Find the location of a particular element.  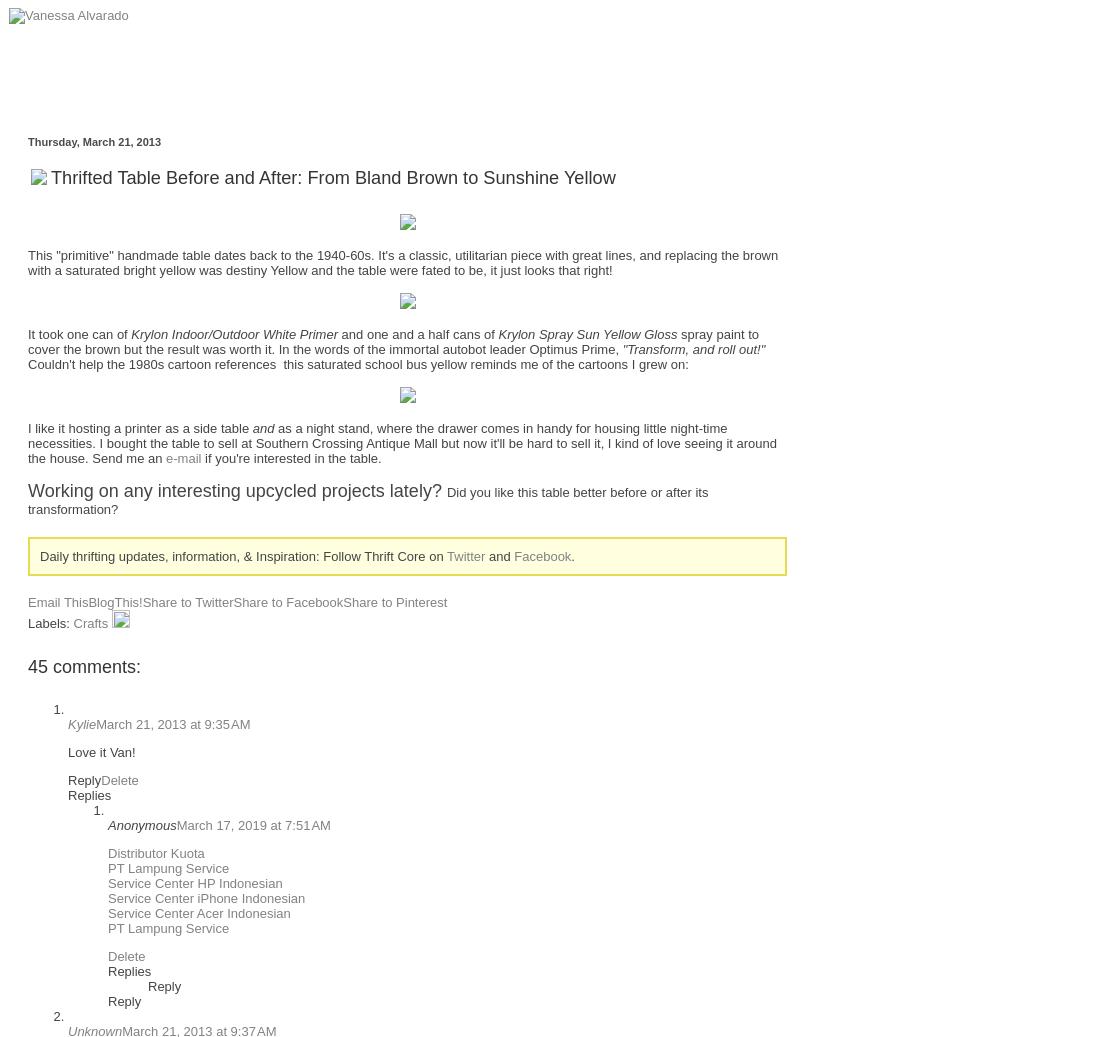

'.' is located at coordinates (572, 555).